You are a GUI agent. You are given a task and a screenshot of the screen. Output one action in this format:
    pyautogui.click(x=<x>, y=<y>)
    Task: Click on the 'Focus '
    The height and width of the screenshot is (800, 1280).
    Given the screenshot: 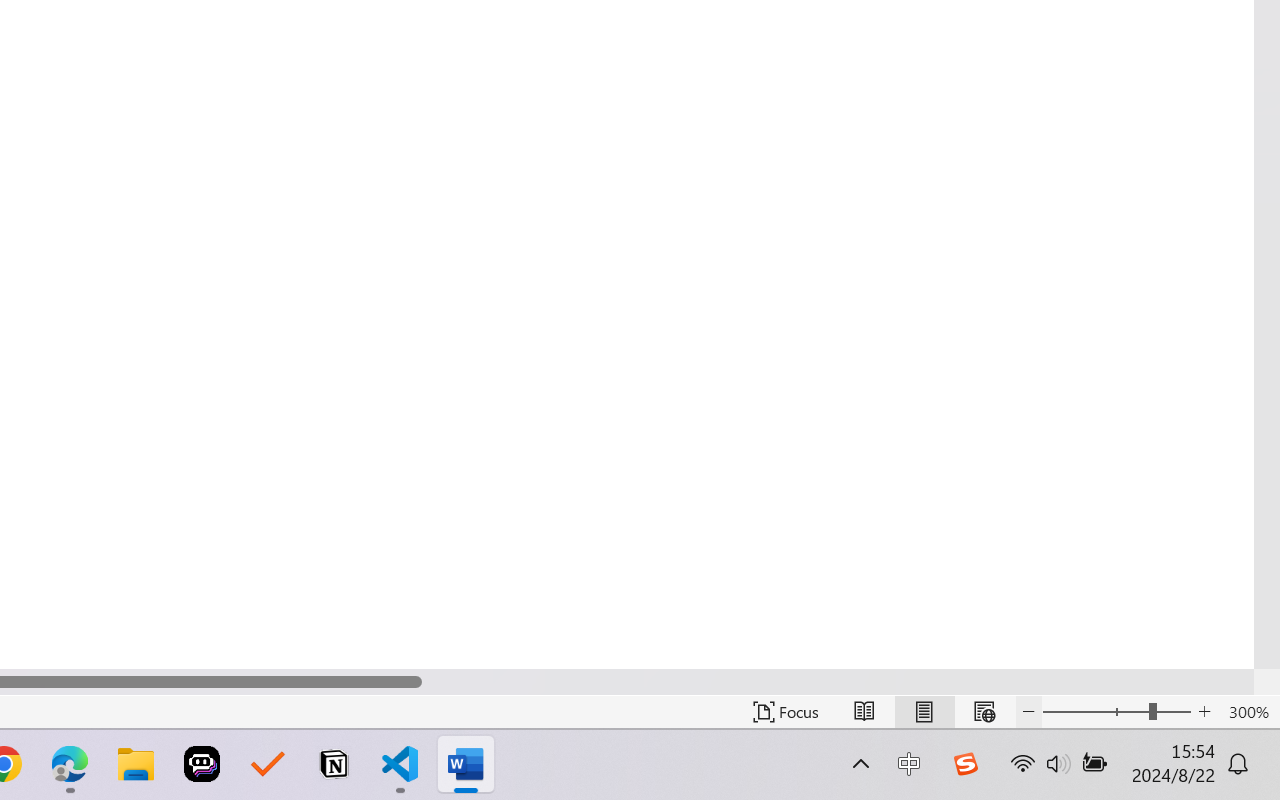 What is the action you would take?
    pyautogui.click(x=785, y=711)
    